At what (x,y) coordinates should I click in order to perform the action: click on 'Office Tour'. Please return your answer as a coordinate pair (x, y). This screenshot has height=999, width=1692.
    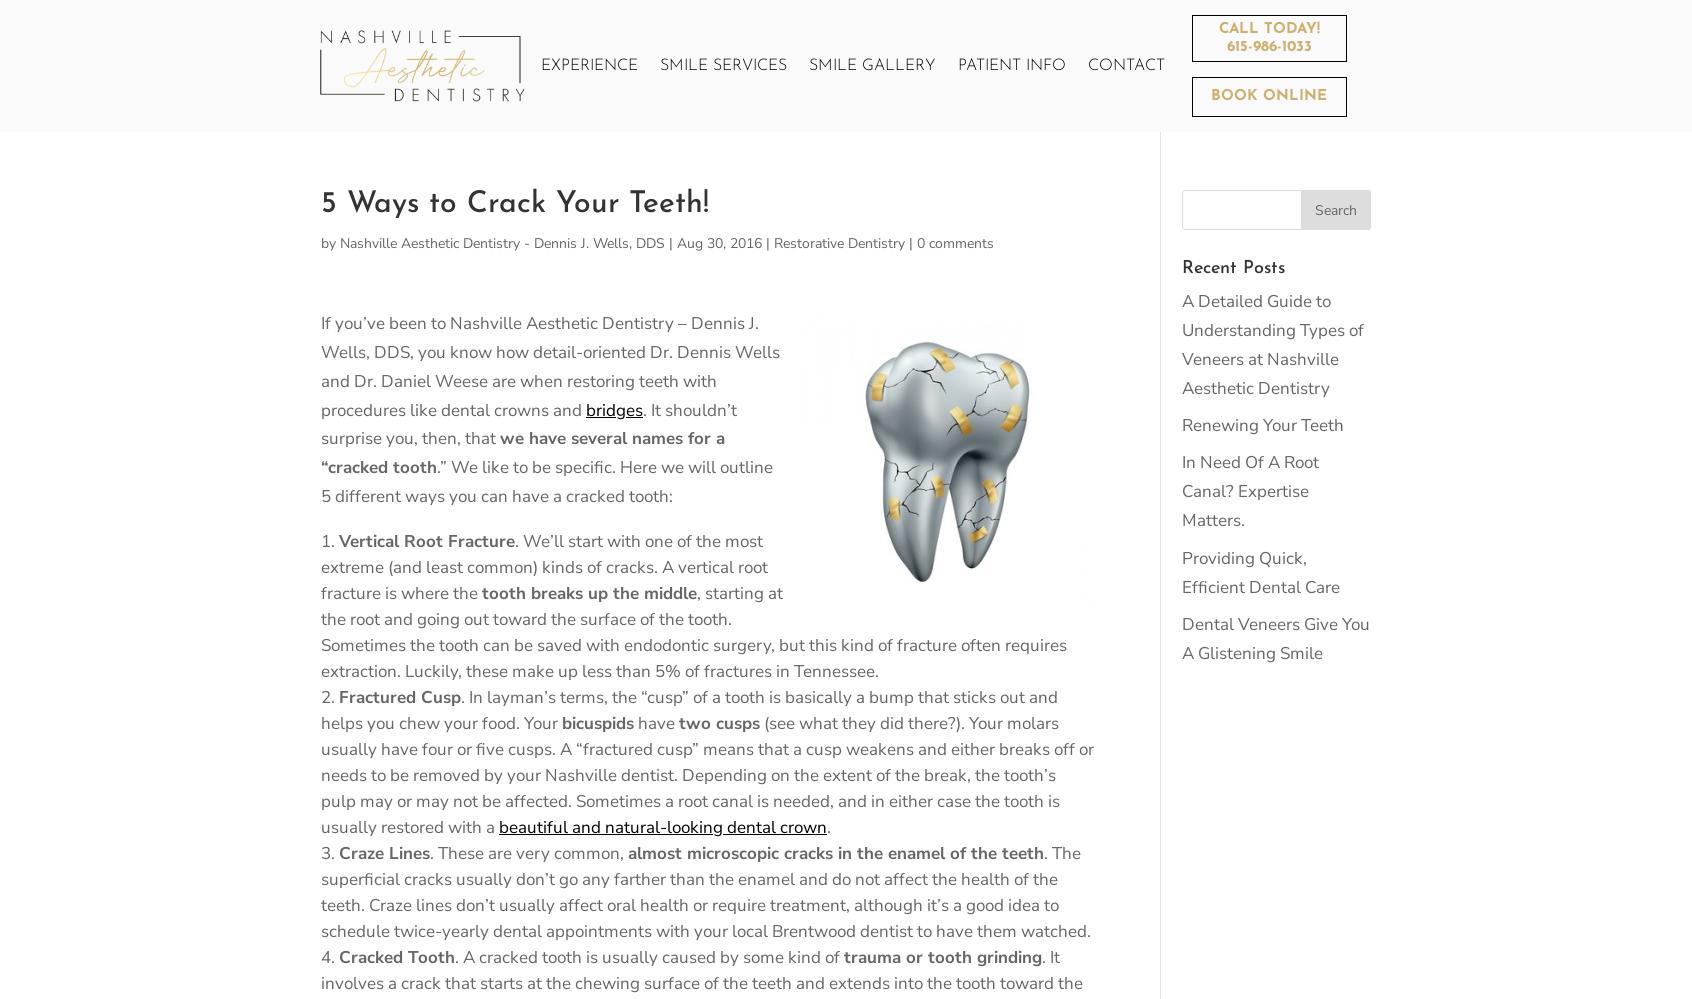
    Looking at the image, I should click on (550, 298).